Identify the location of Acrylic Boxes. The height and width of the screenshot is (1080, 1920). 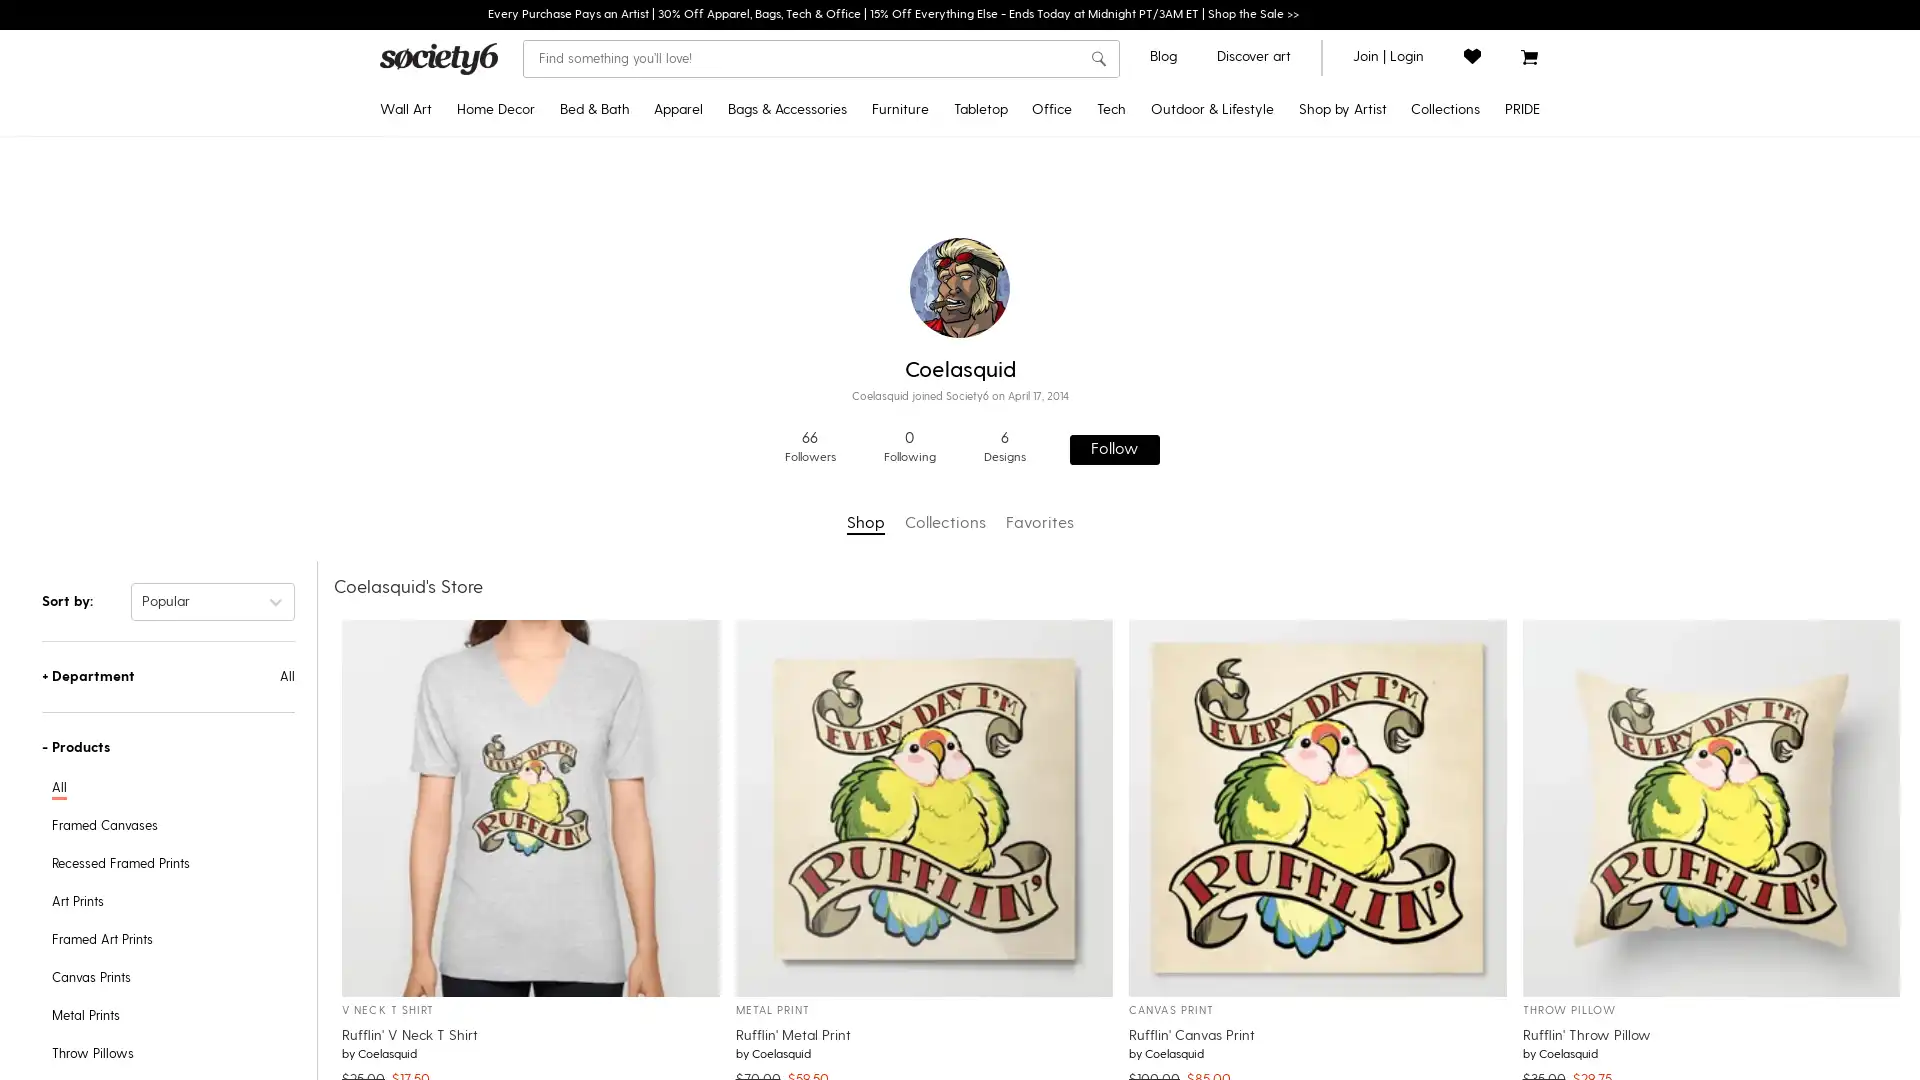
(1101, 322).